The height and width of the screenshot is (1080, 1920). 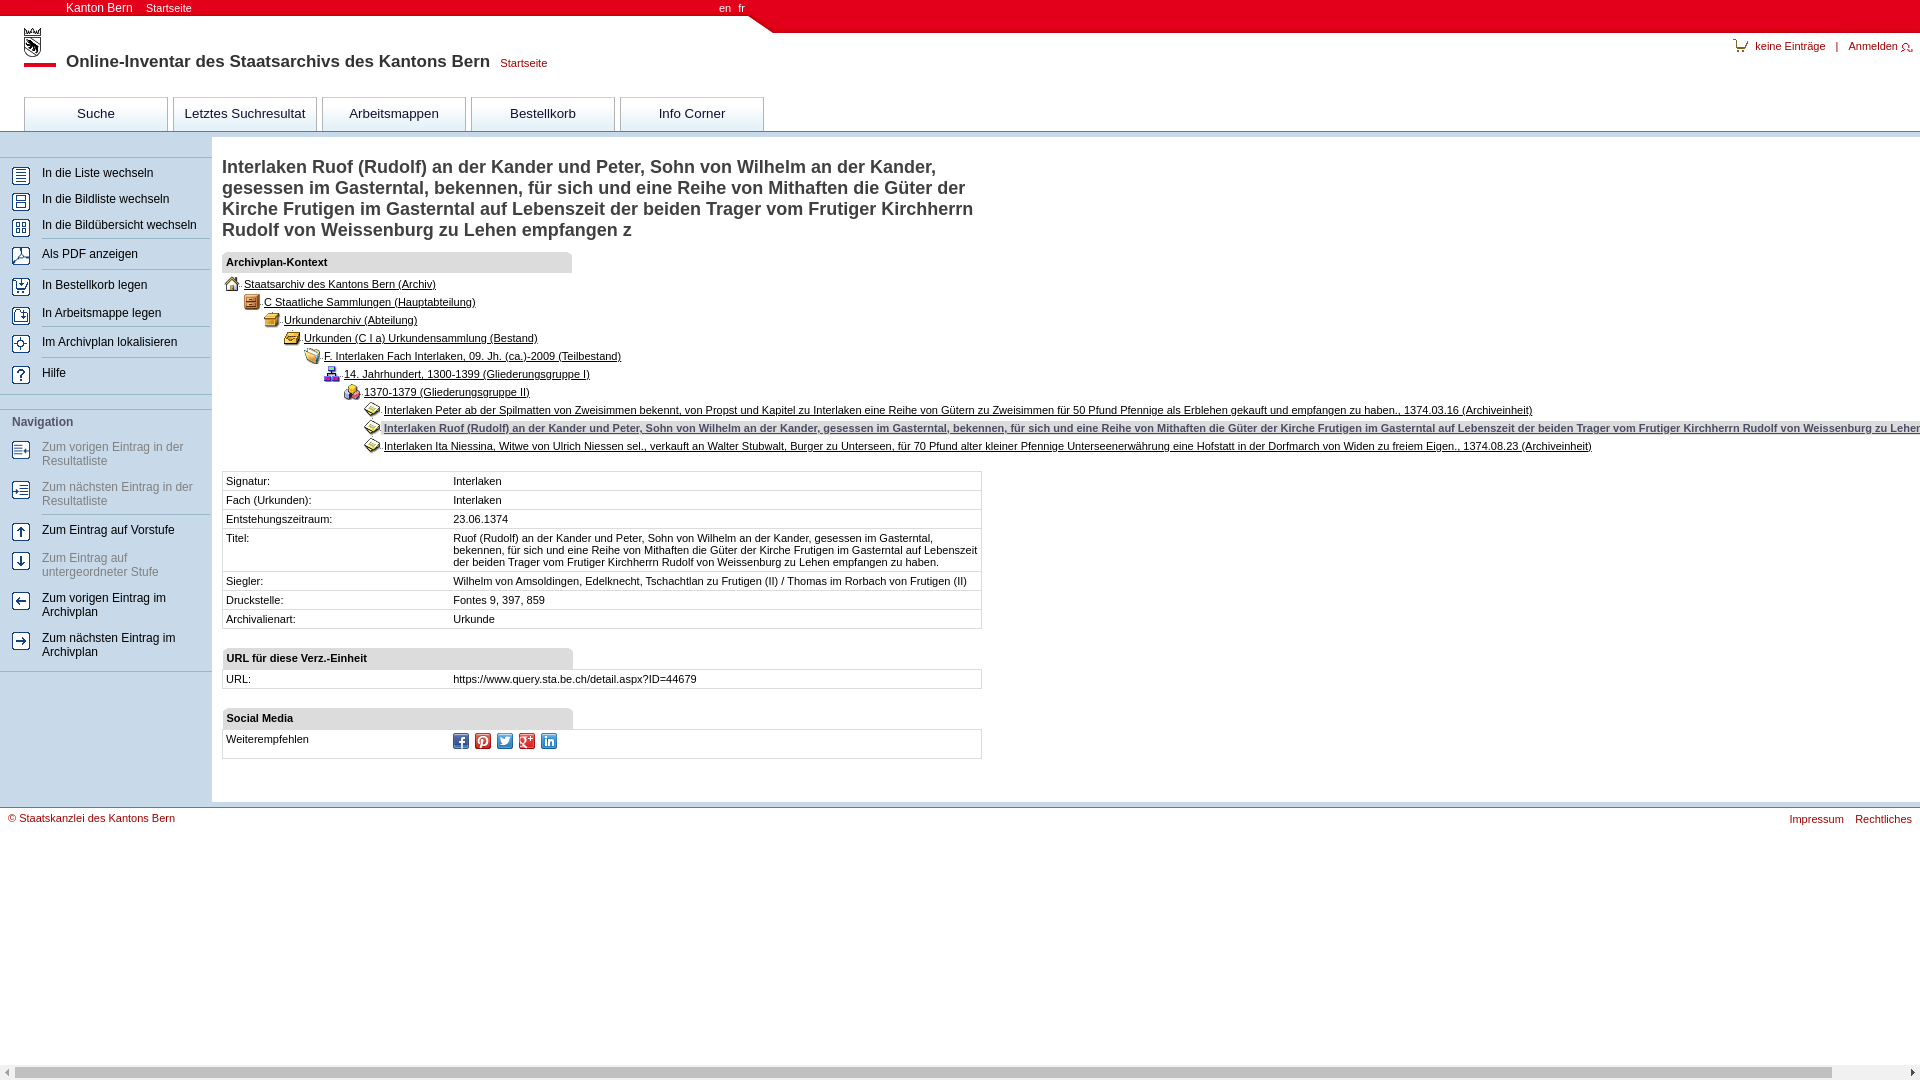 What do you see at coordinates (691, 114) in the screenshot?
I see `'Info Corner'` at bounding box center [691, 114].